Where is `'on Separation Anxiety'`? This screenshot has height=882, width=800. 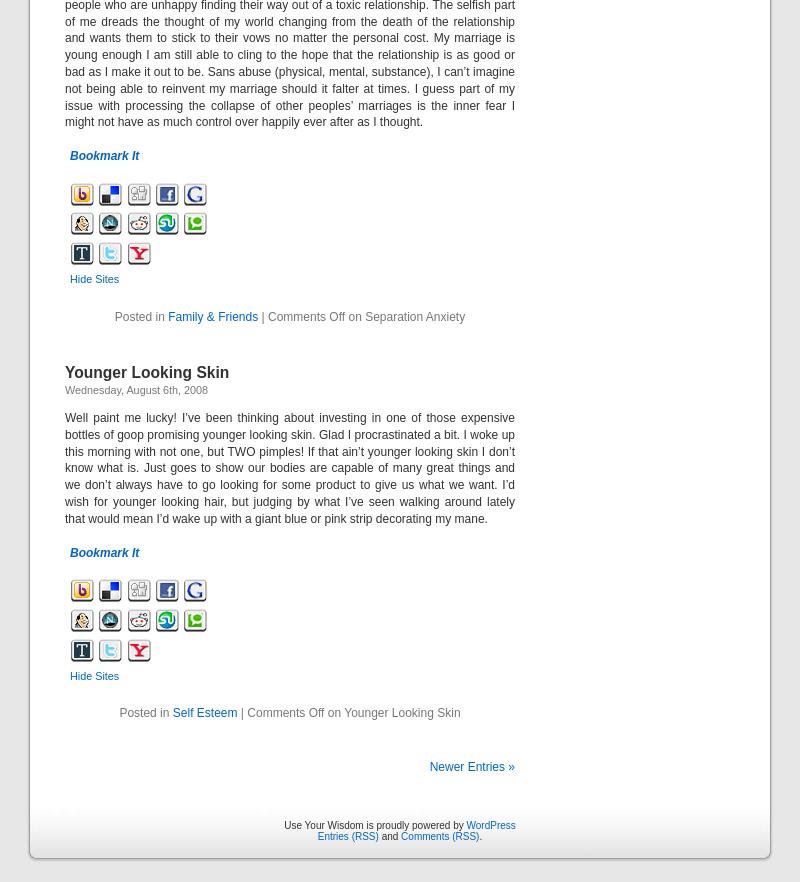
'on Separation Anxiety' is located at coordinates (405, 316).